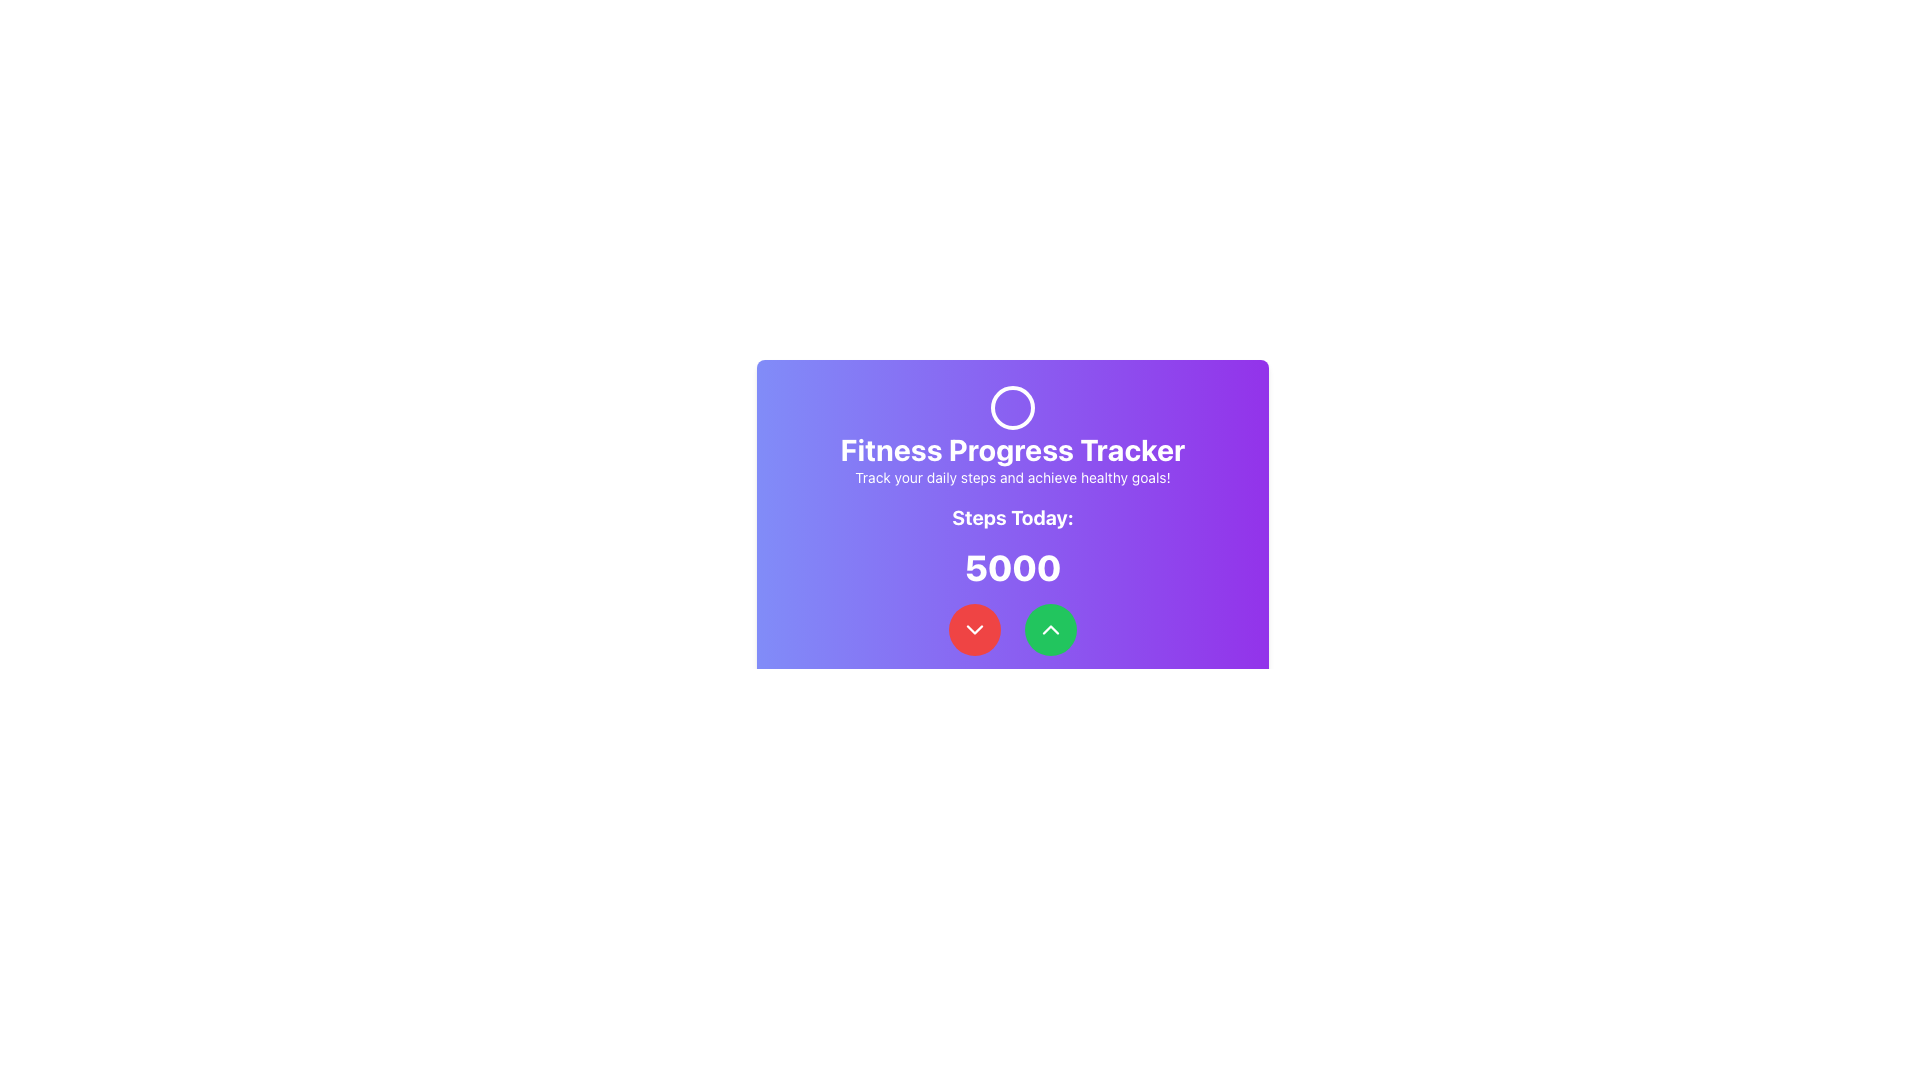 The image size is (1920, 1080). Describe the element at coordinates (974, 628) in the screenshot. I see `the down-facing chevron icon contained within the red circular button at the bottom left of the card to observe any hover effects` at that location.